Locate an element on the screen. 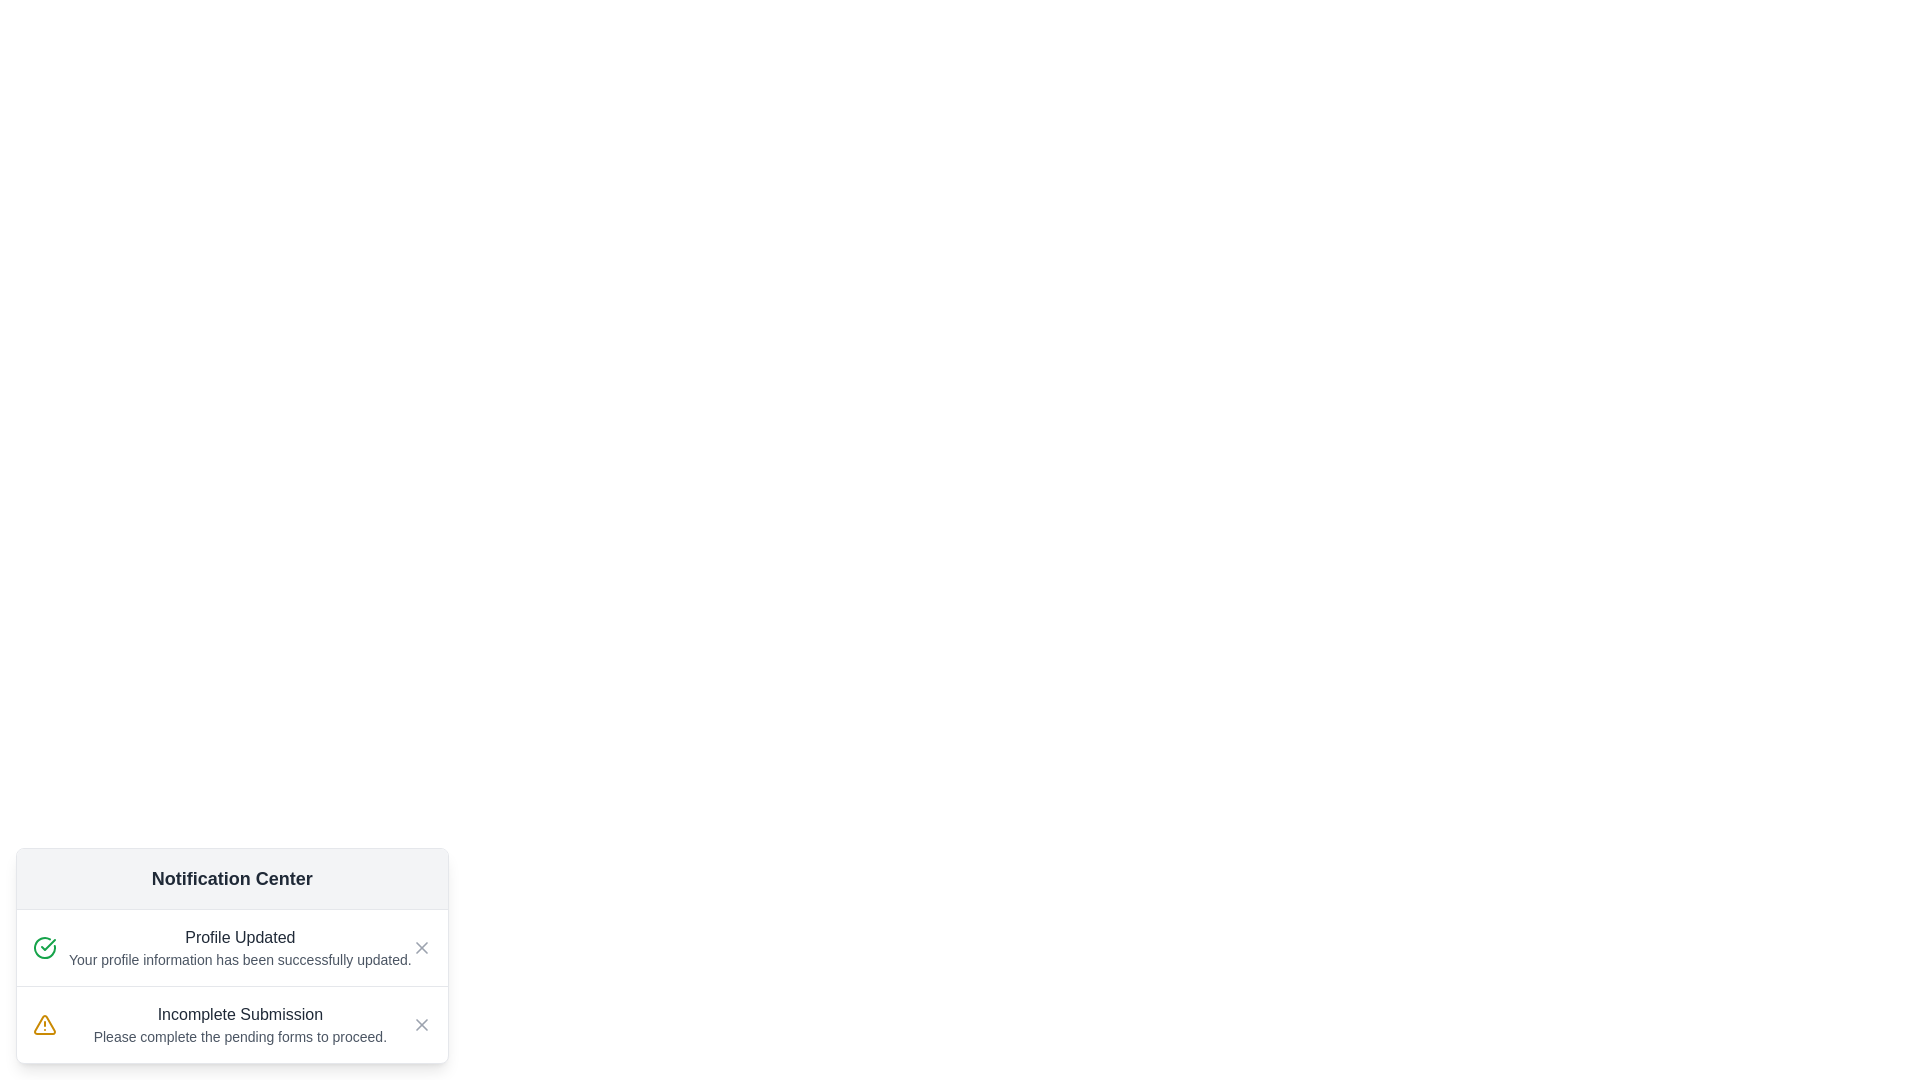 The image size is (1920, 1080). the circular green checkmark icon in the notification bar is located at coordinates (44, 947).